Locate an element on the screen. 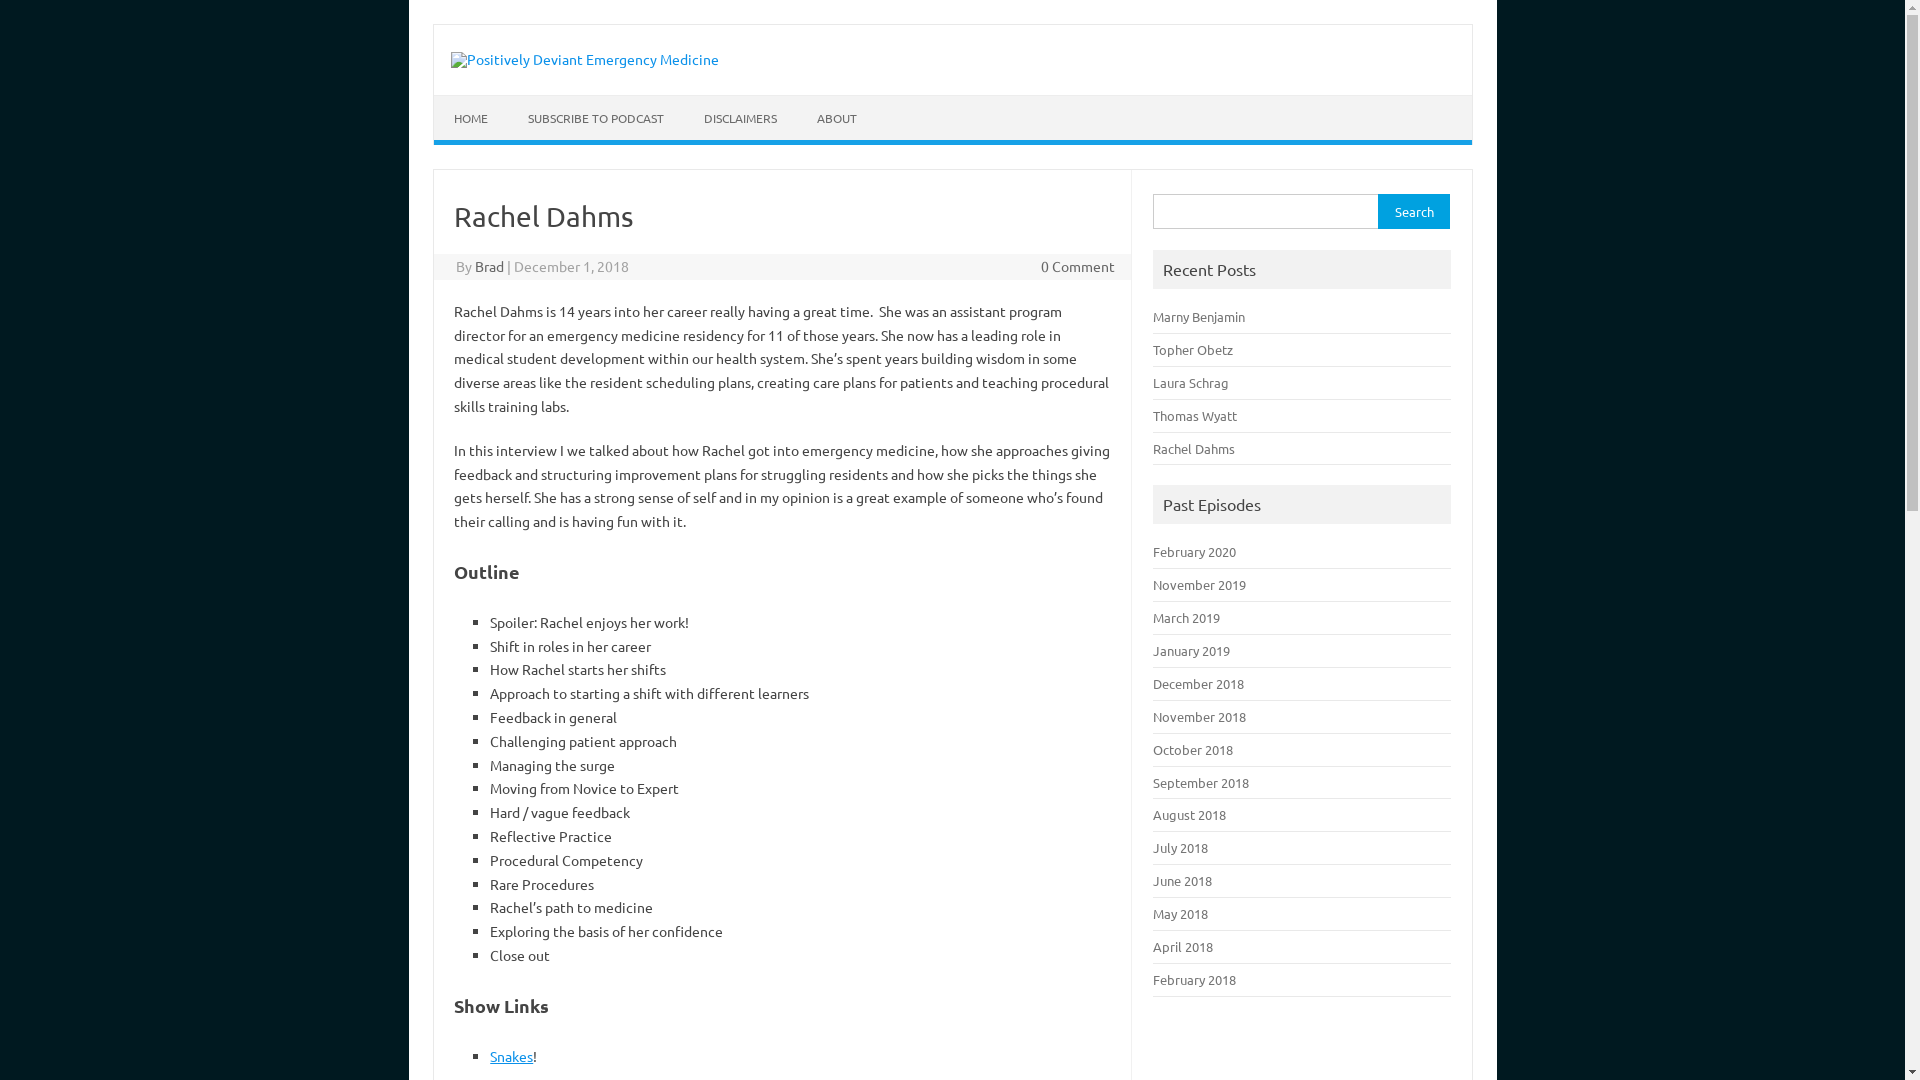 This screenshot has width=1920, height=1080. 'February 2020' is located at coordinates (1194, 551).